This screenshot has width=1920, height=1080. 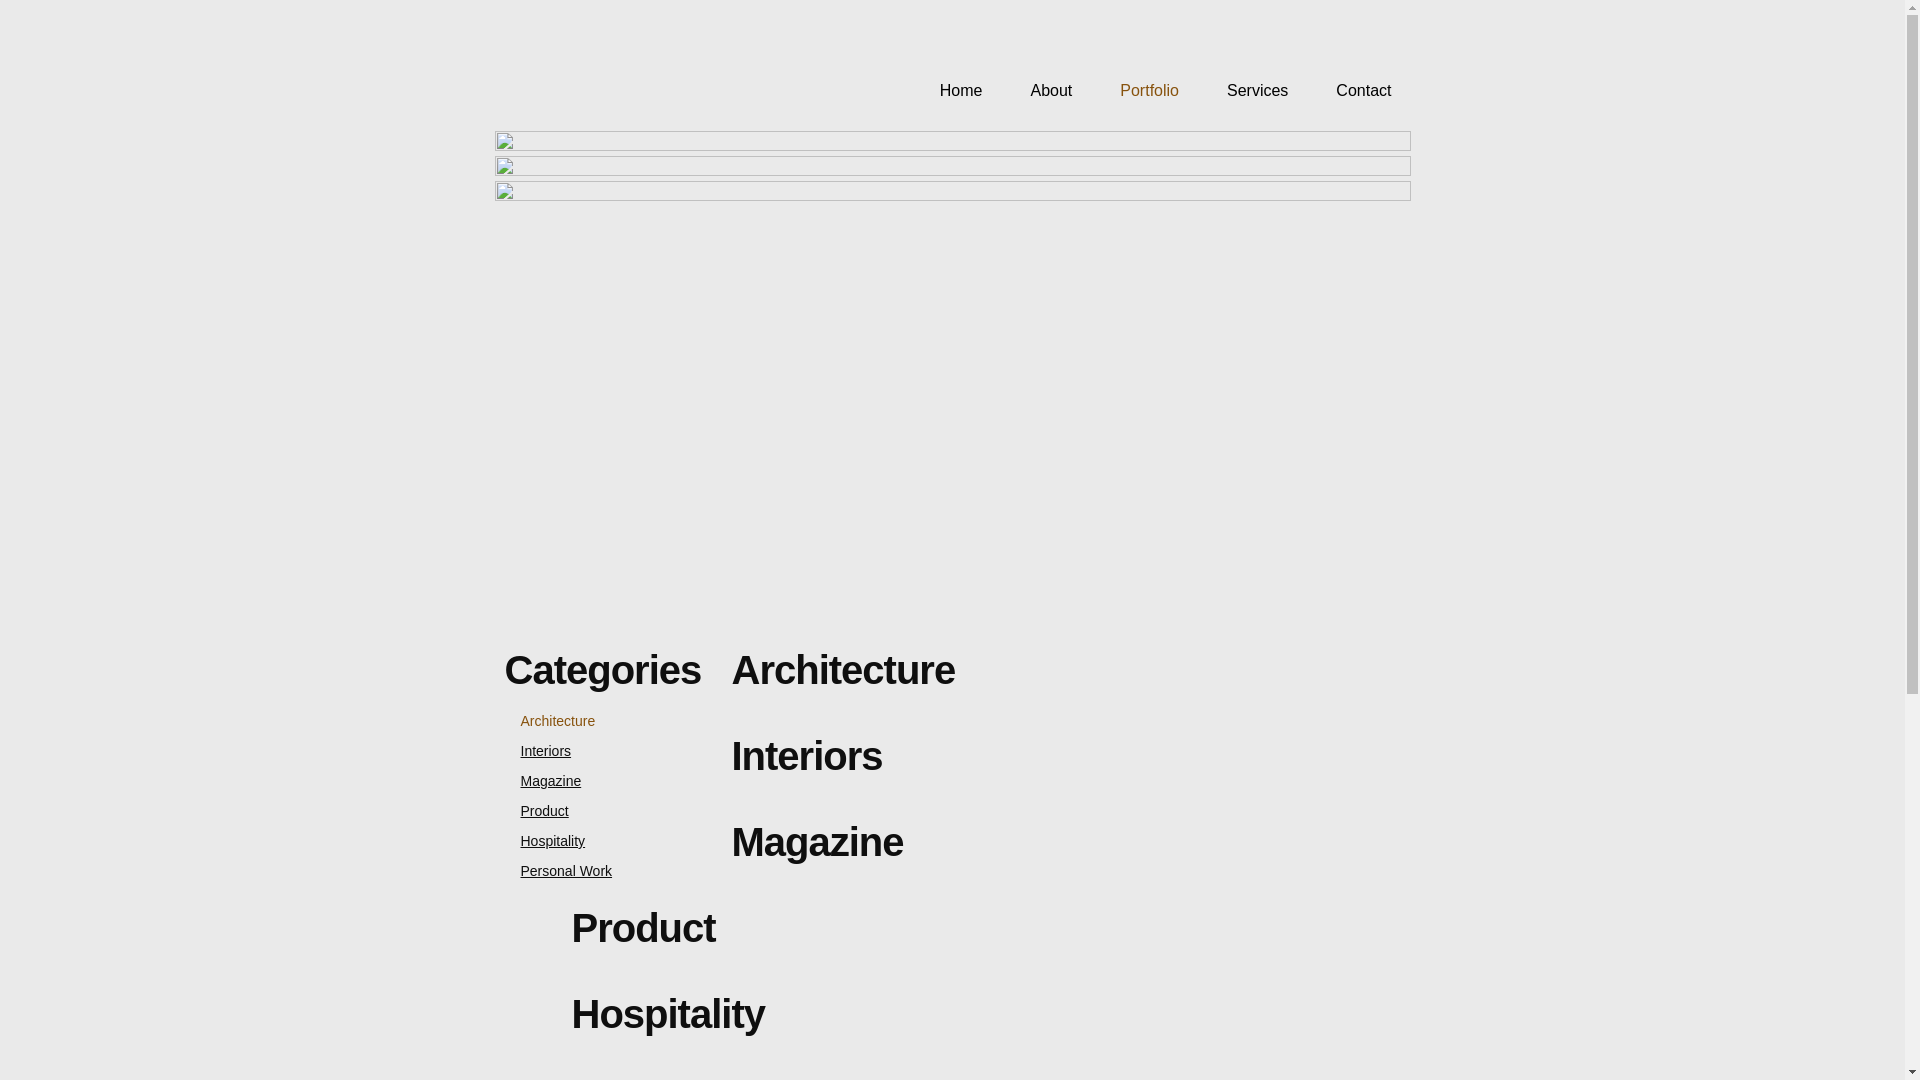 What do you see at coordinates (1040, 91) in the screenshot?
I see `'About'` at bounding box center [1040, 91].